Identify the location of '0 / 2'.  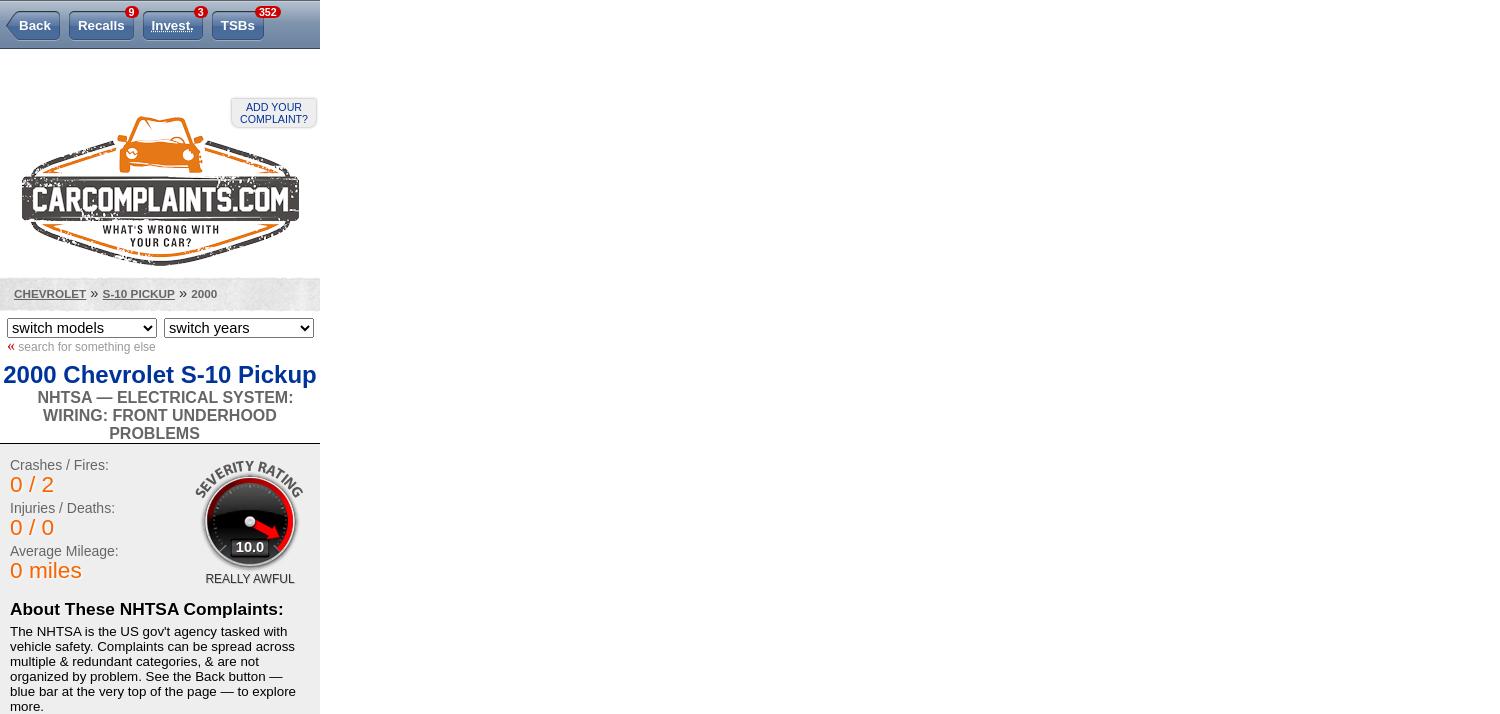
(31, 484).